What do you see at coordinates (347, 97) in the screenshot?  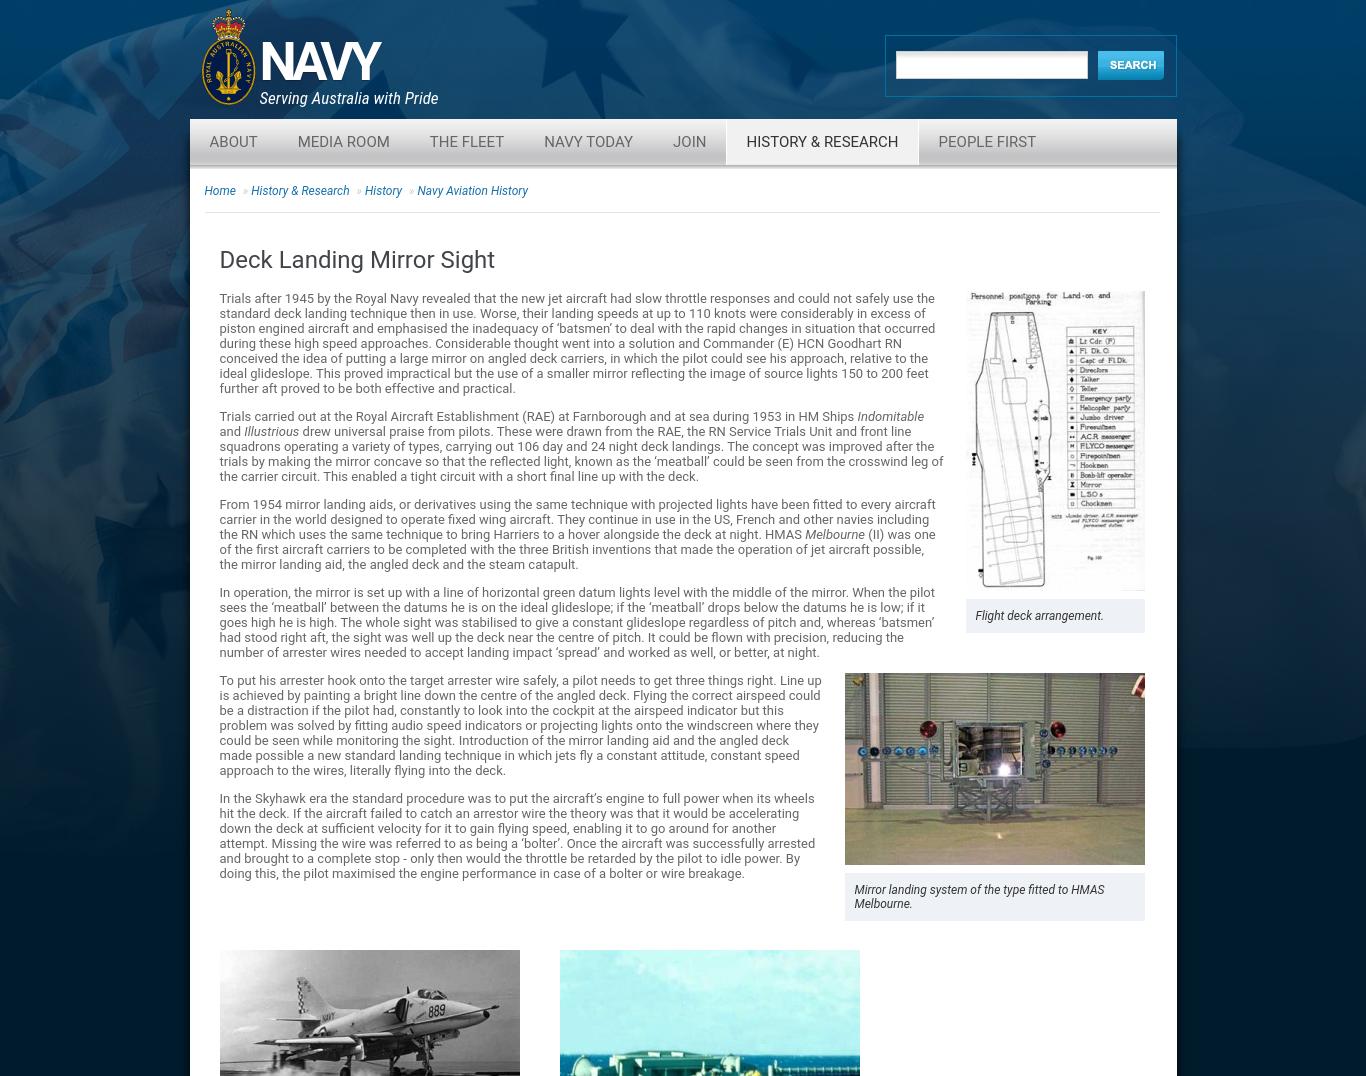 I see `'Serving Australia with Pride'` at bounding box center [347, 97].